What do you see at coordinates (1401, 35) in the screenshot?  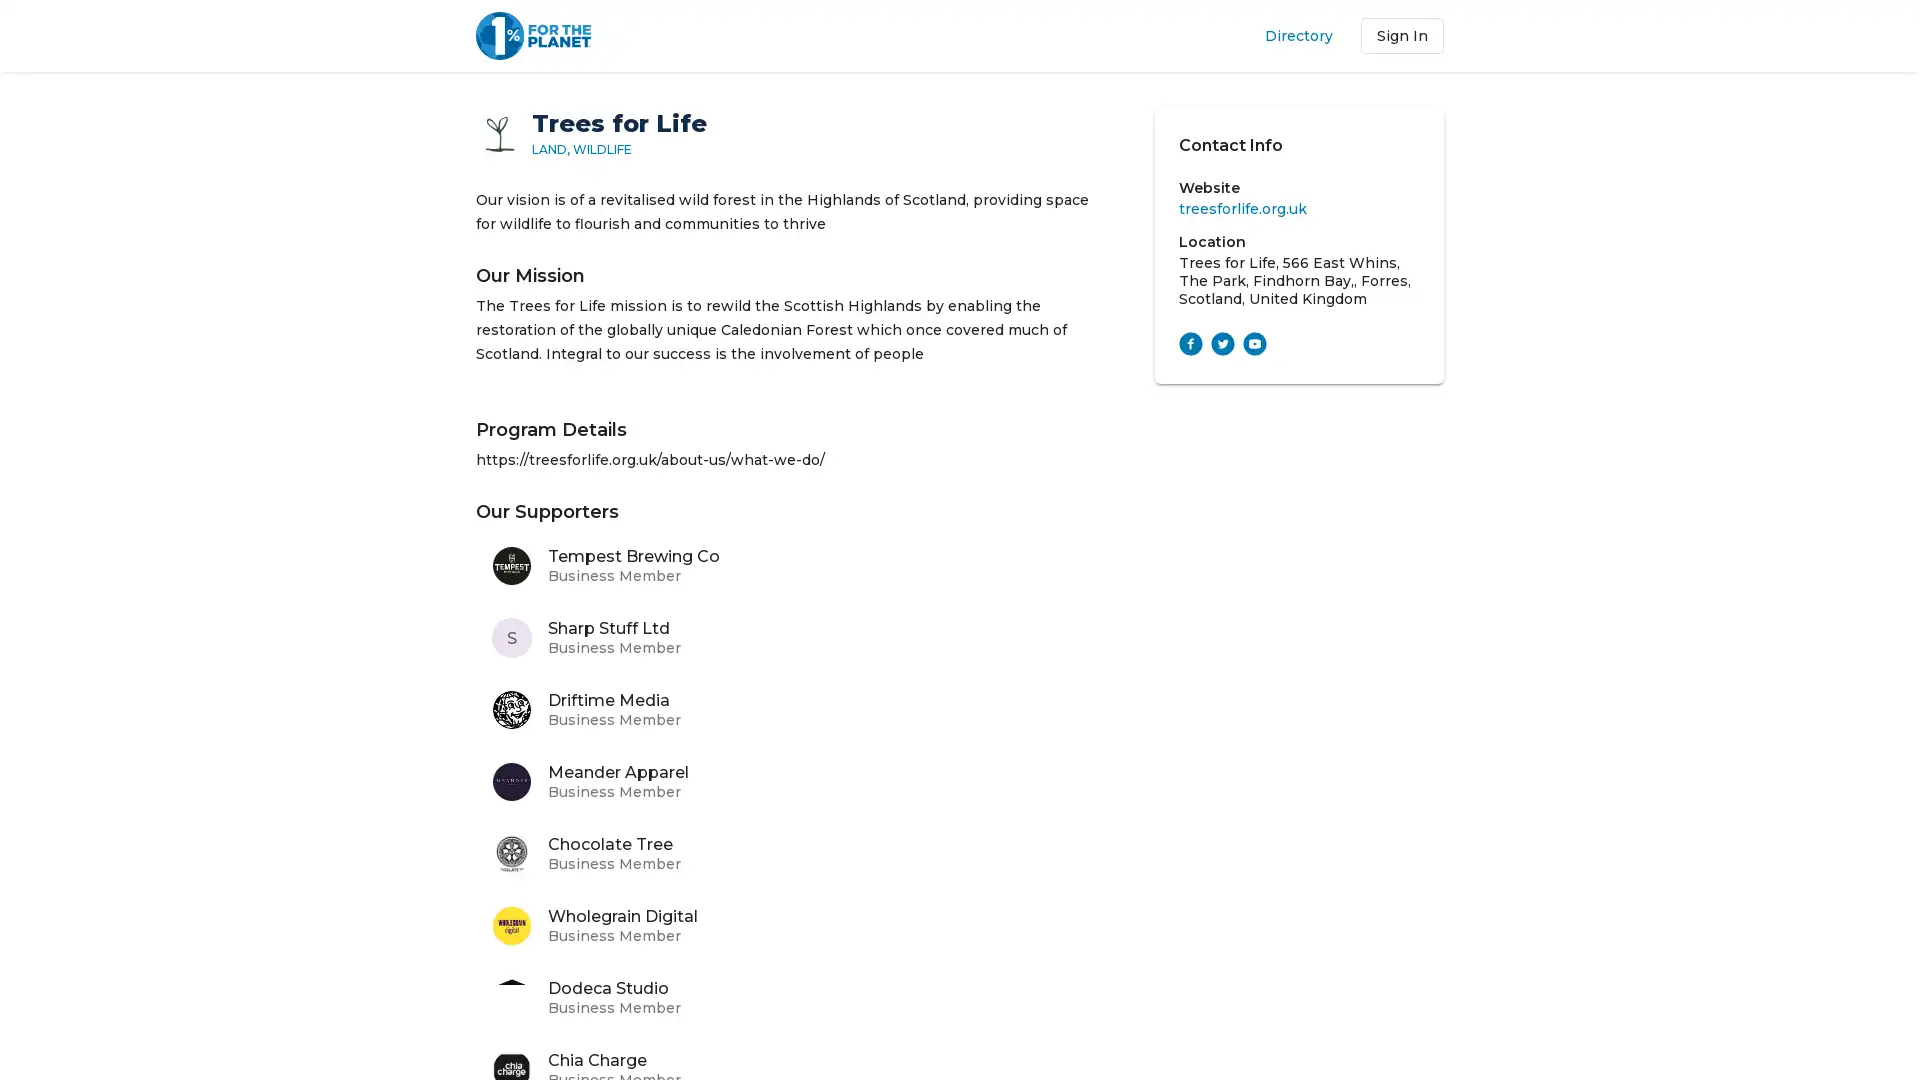 I see `Sign In` at bounding box center [1401, 35].